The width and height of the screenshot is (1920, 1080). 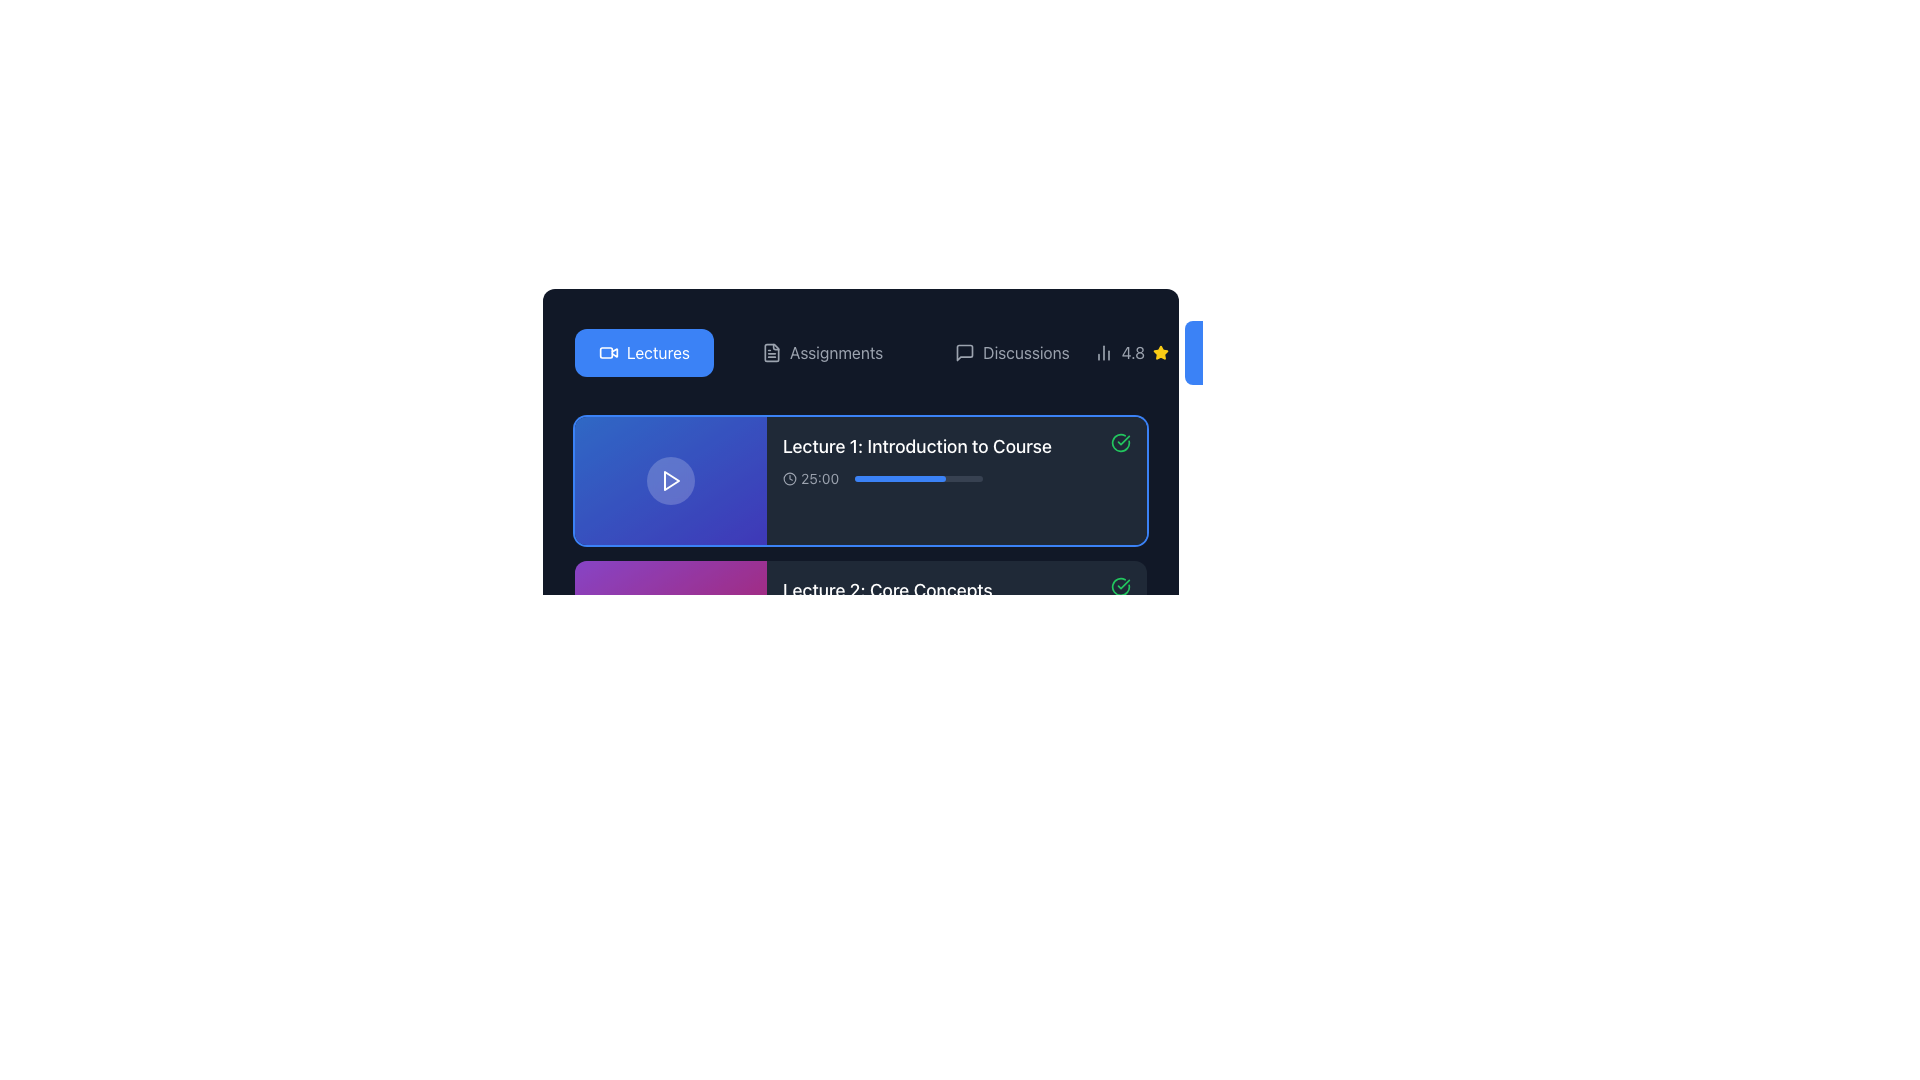 What do you see at coordinates (671, 481) in the screenshot?
I see `the play button icon located on the left side of the lecture title 'Lecture 1: Introduction to Course'` at bounding box center [671, 481].